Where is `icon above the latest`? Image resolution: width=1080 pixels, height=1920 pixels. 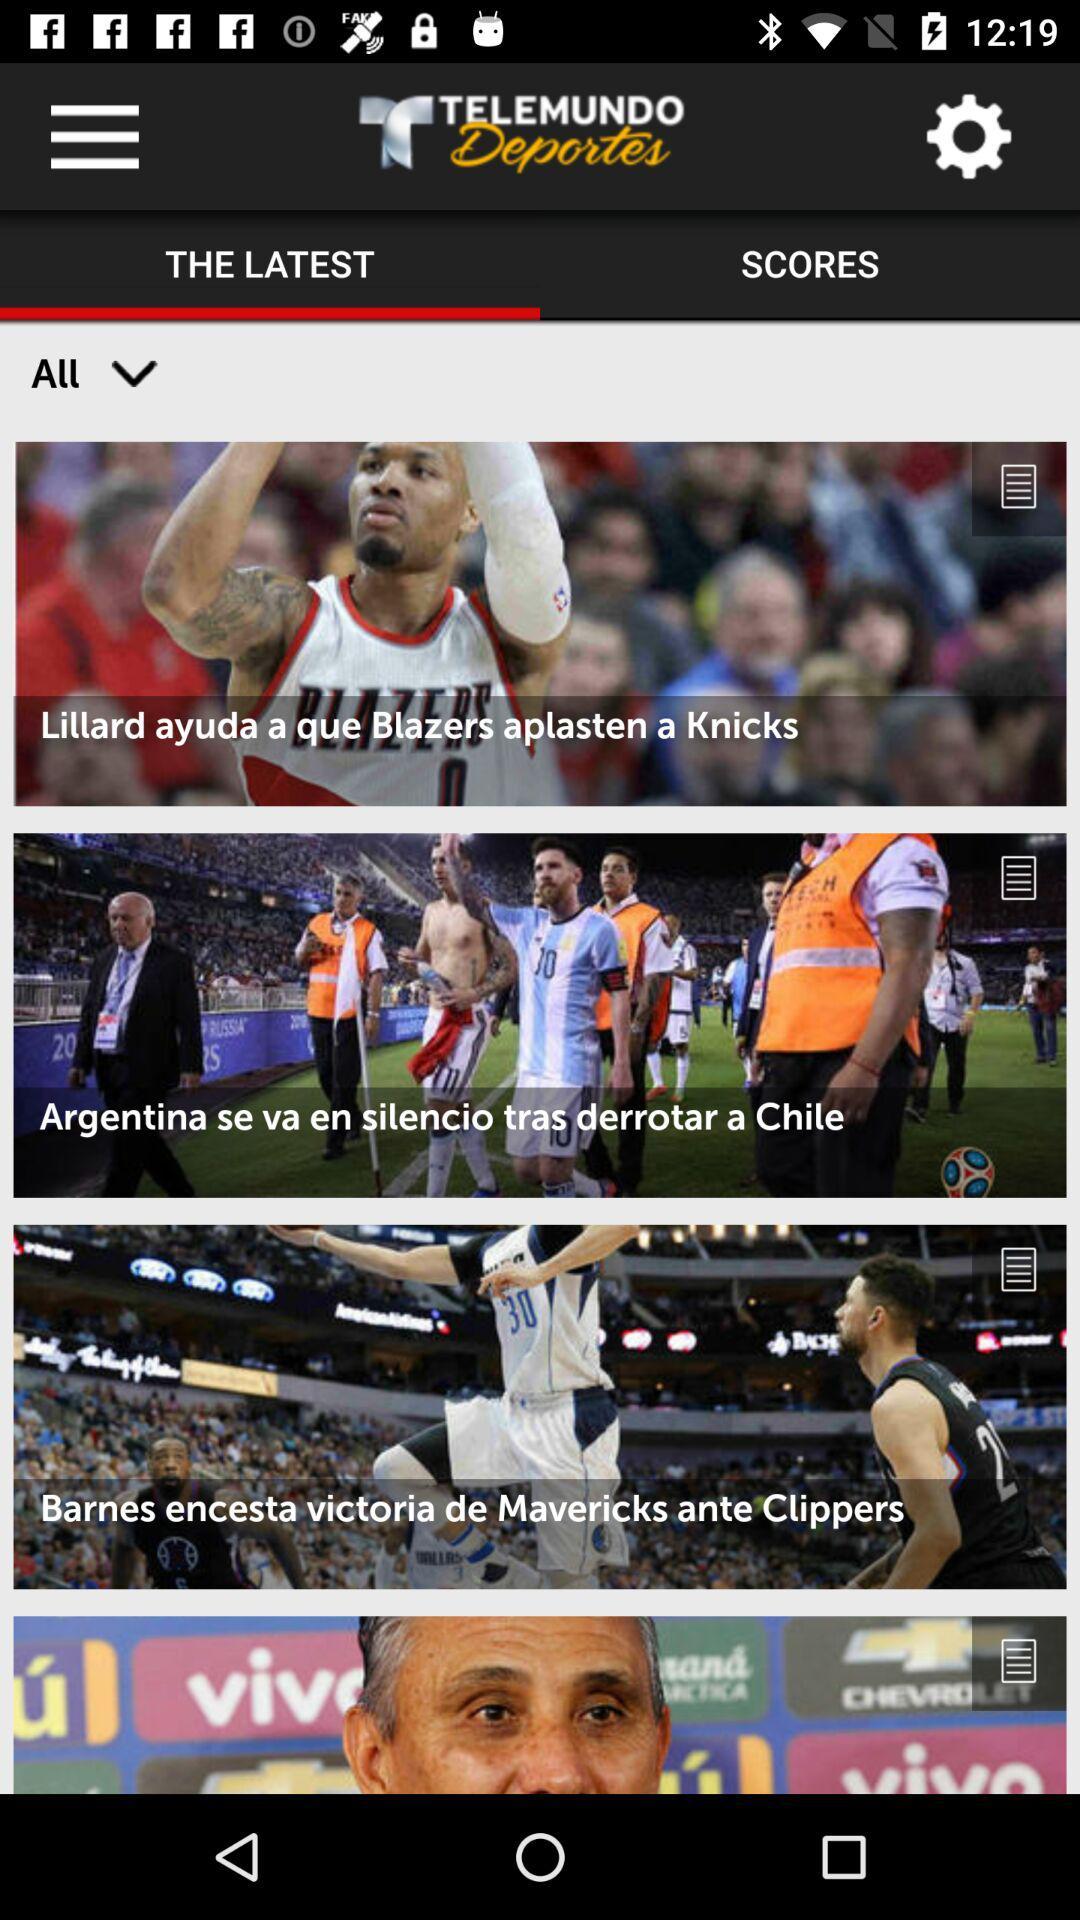
icon above the latest is located at coordinates (94, 135).